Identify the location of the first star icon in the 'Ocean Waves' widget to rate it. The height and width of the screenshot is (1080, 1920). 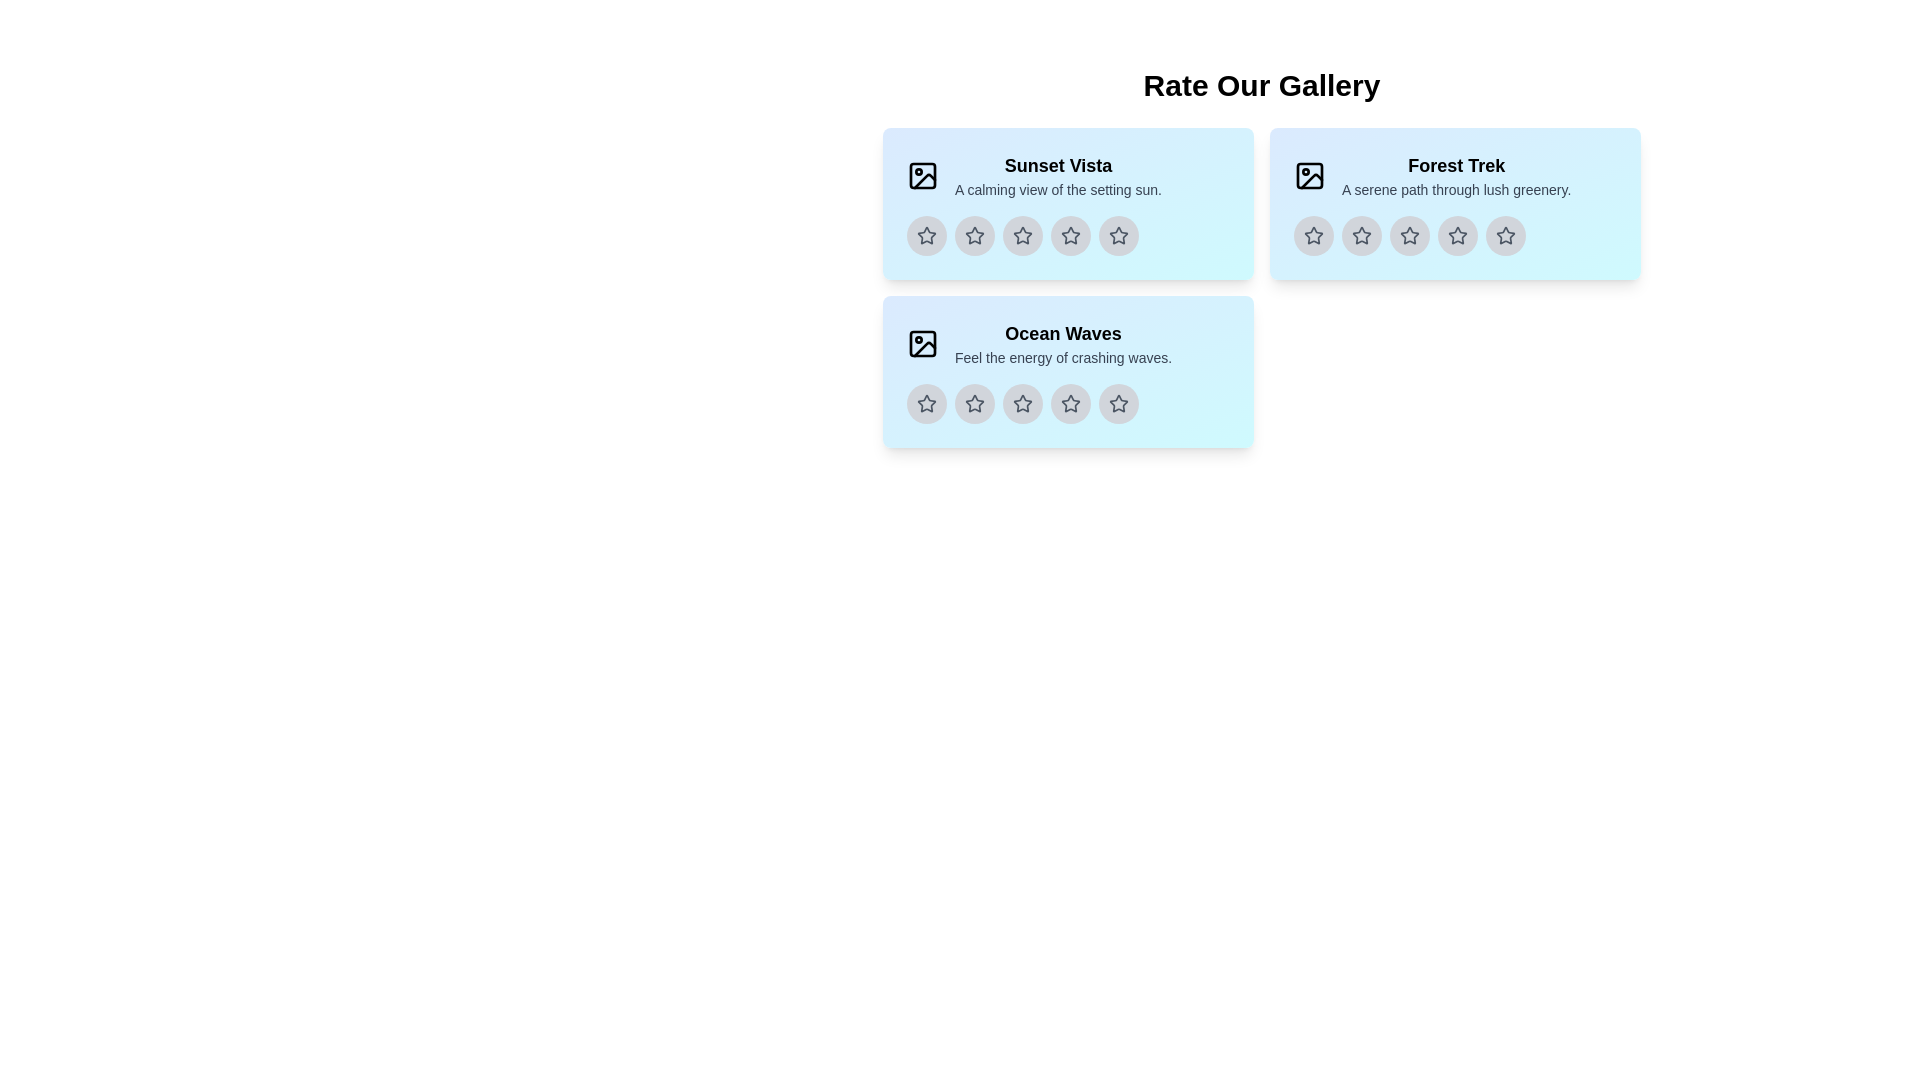
(925, 404).